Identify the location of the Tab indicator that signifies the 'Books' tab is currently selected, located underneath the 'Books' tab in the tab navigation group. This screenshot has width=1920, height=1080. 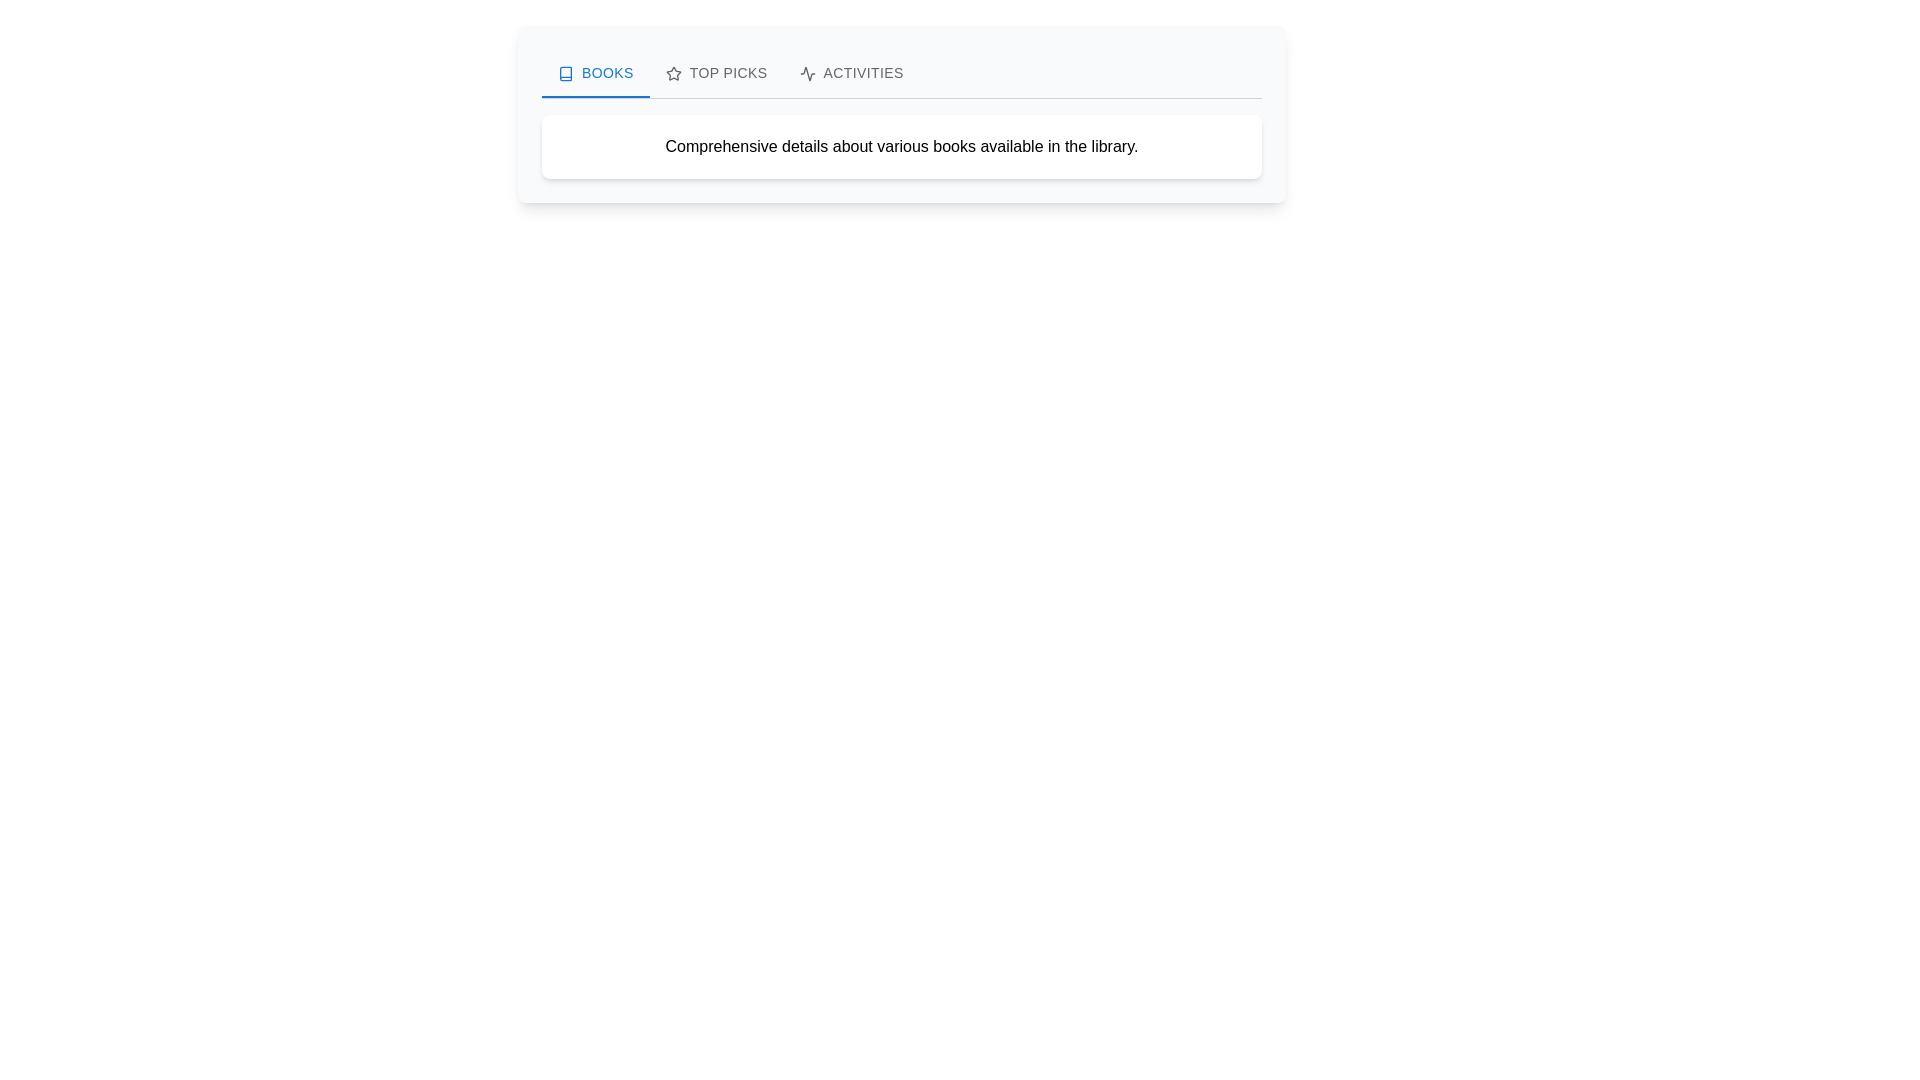
(594, 96).